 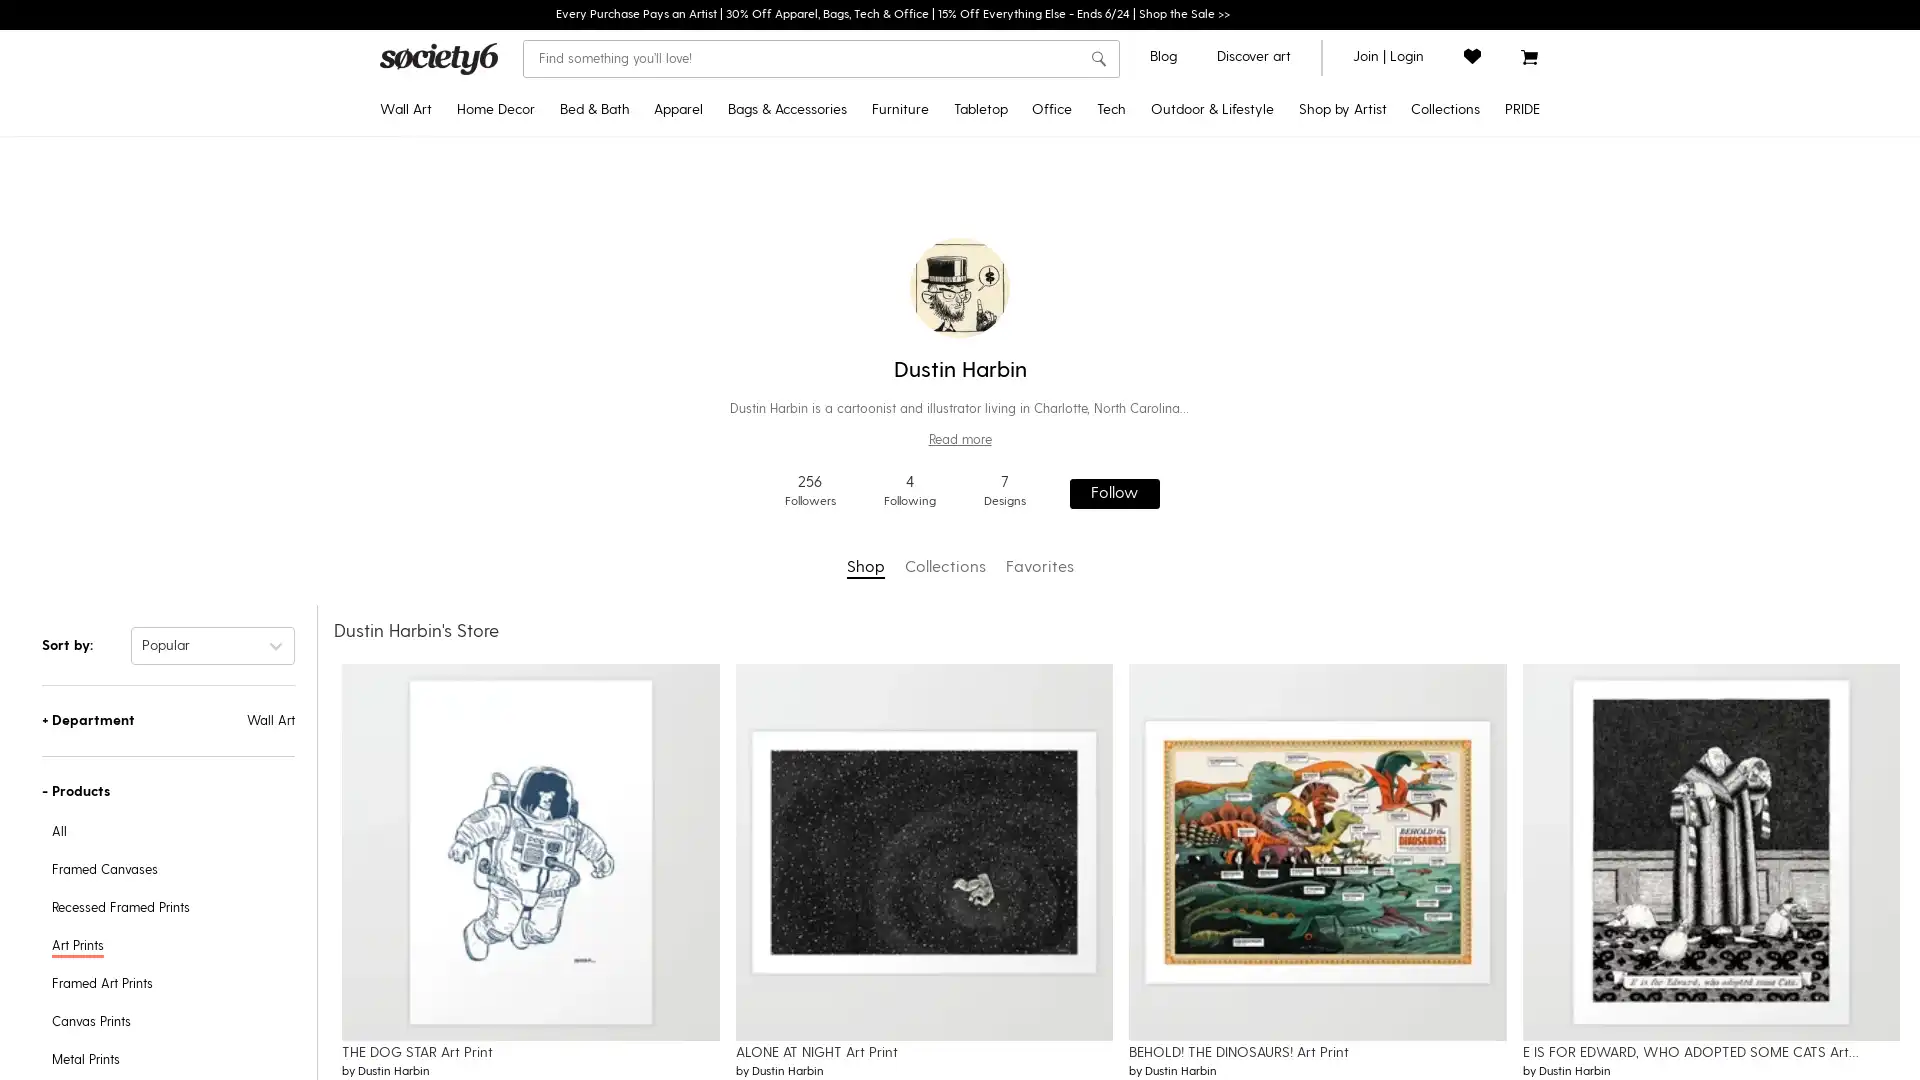 I want to click on Mini Art Prints, so click(x=470, y=514).